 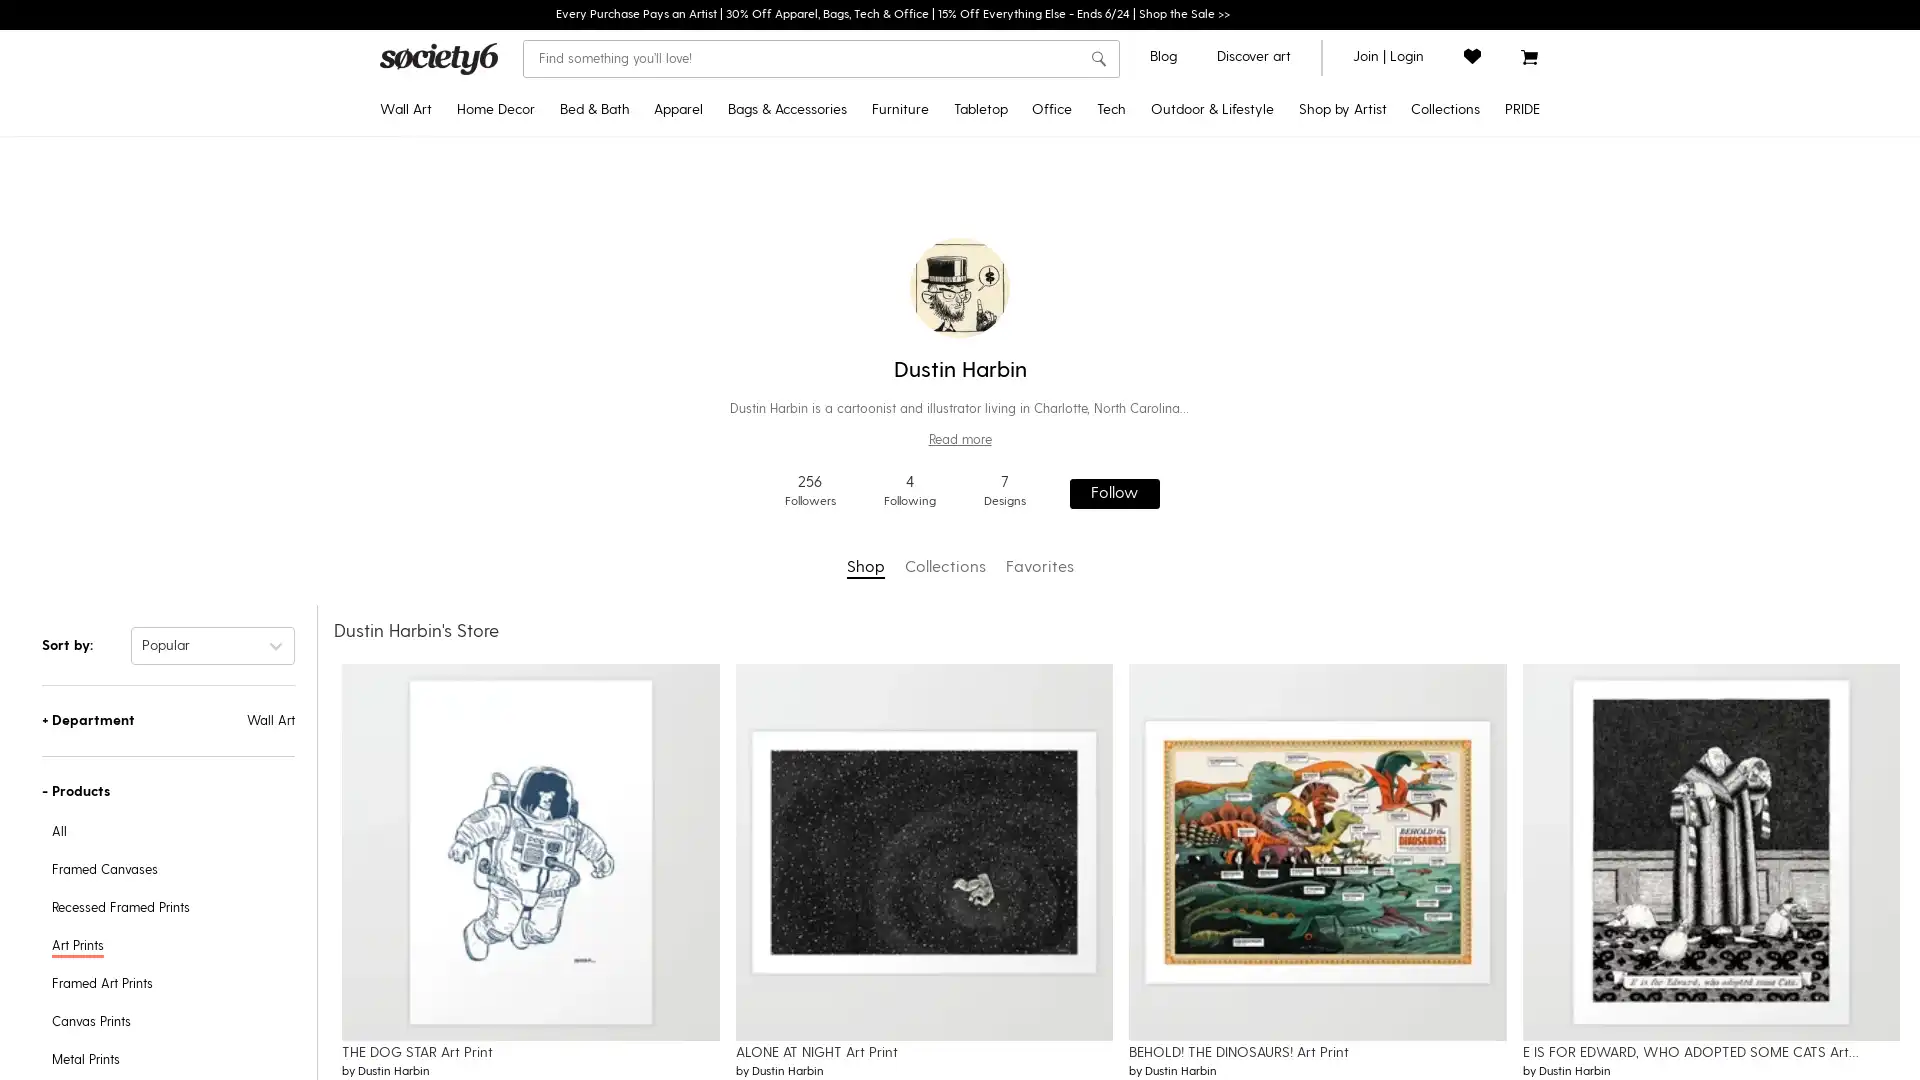 I want to click on Mini Art Prints, so click(x=470, y=514).